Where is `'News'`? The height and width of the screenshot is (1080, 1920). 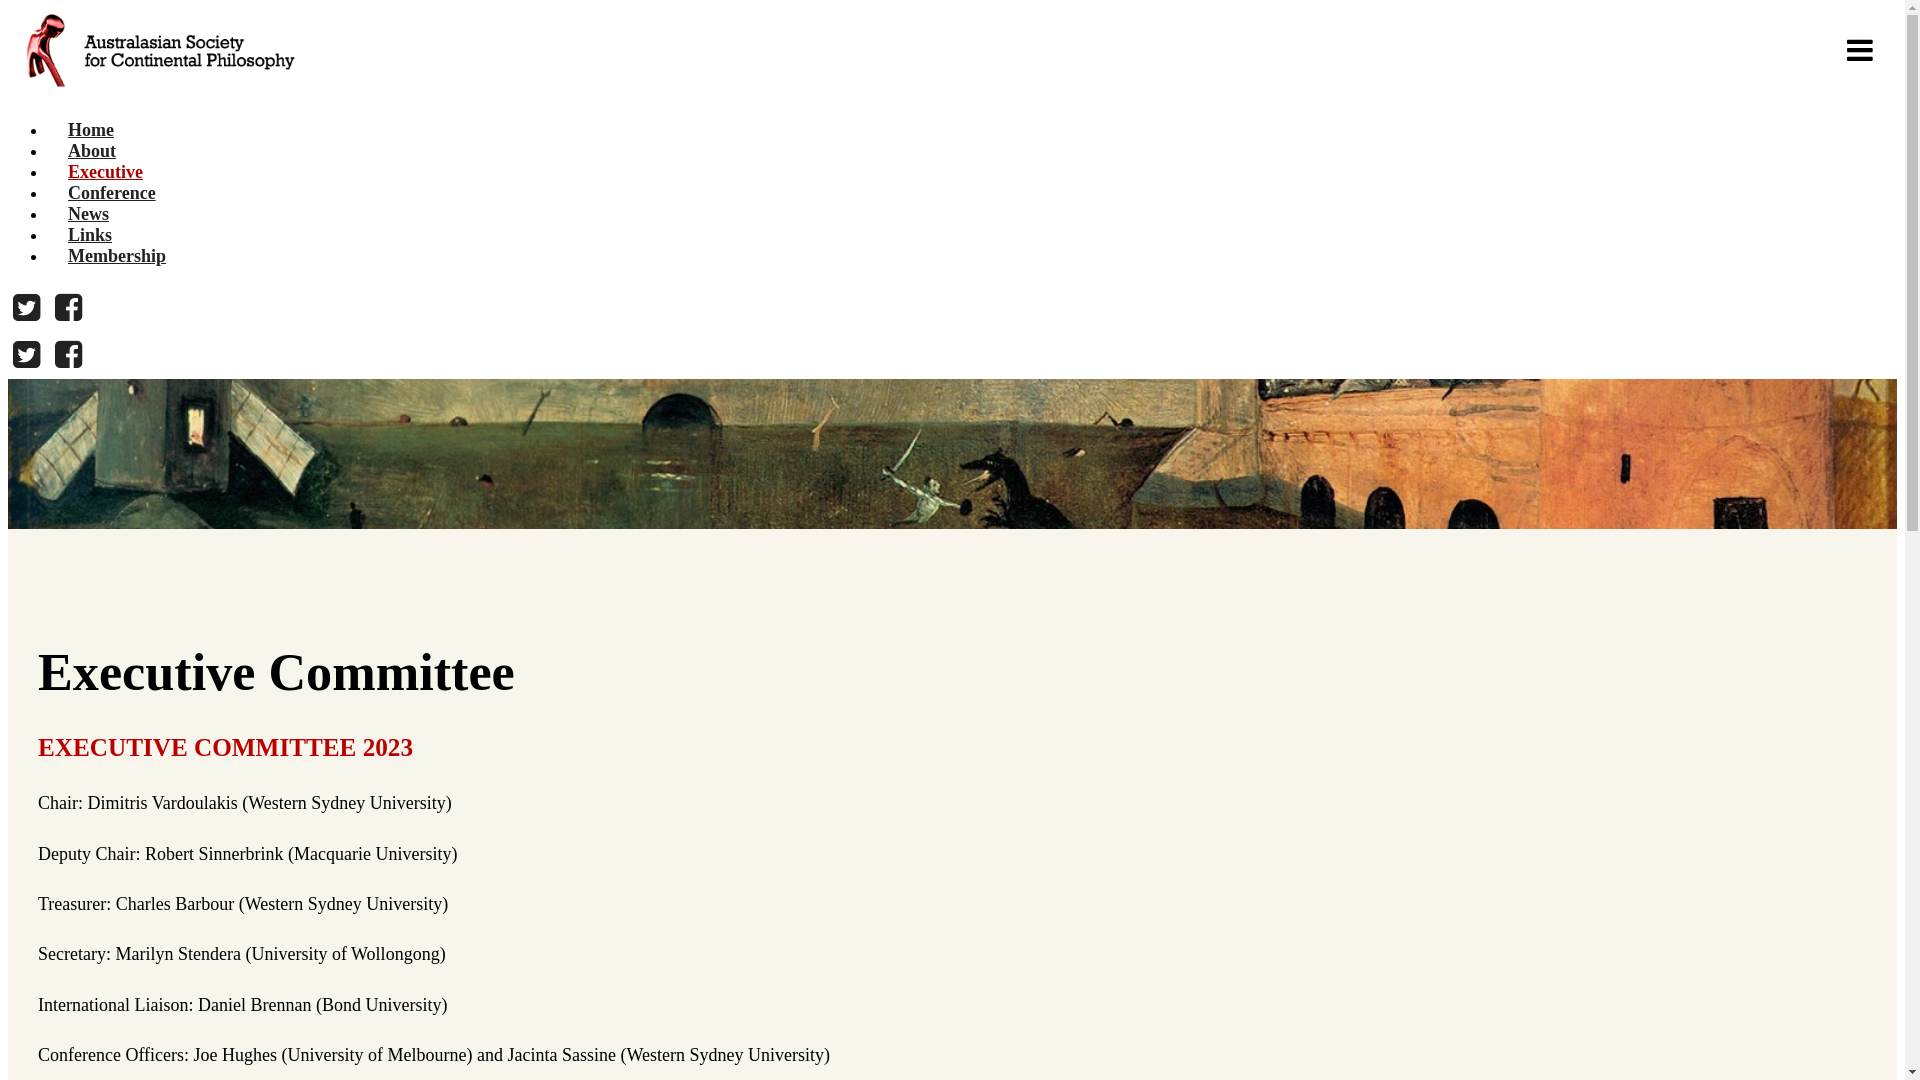 'News' is located at coordinates (87, 213).